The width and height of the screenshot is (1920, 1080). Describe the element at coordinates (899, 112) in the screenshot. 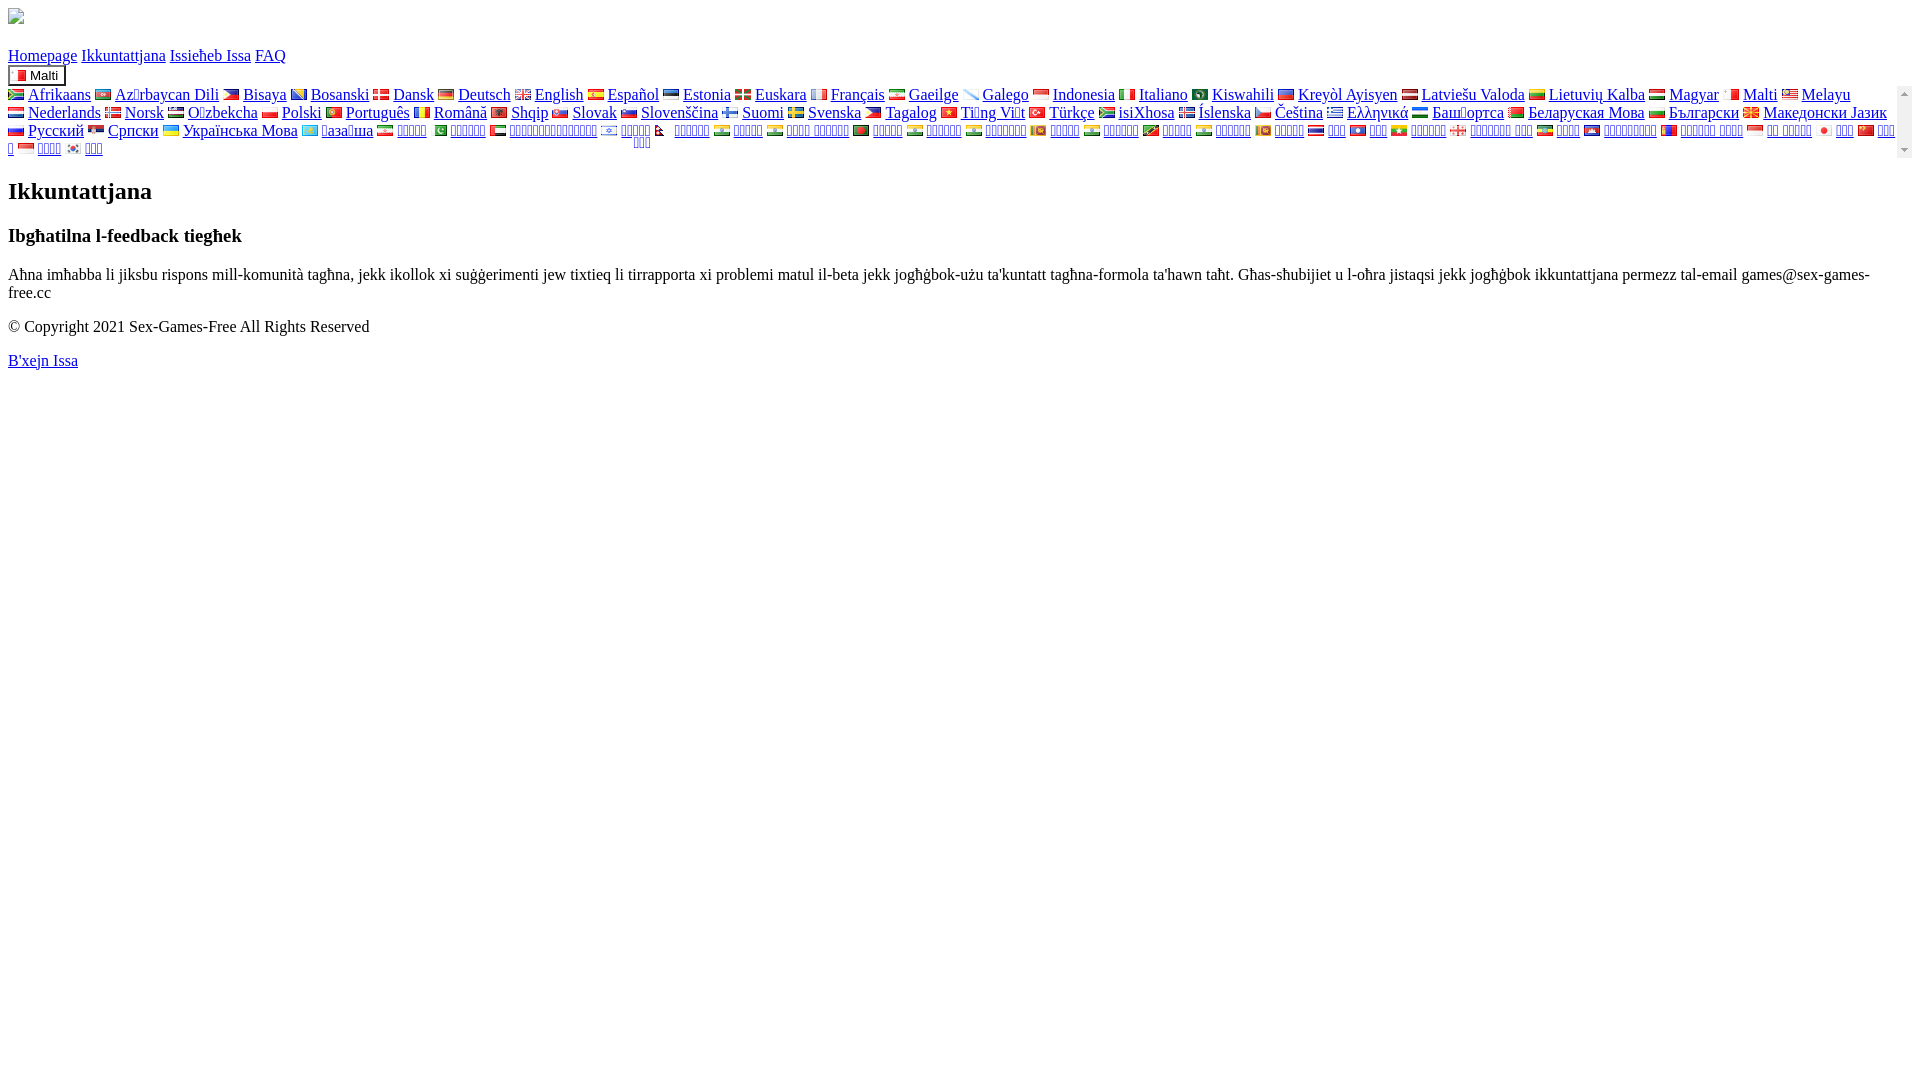

I see `'Tagalog'` at that location.